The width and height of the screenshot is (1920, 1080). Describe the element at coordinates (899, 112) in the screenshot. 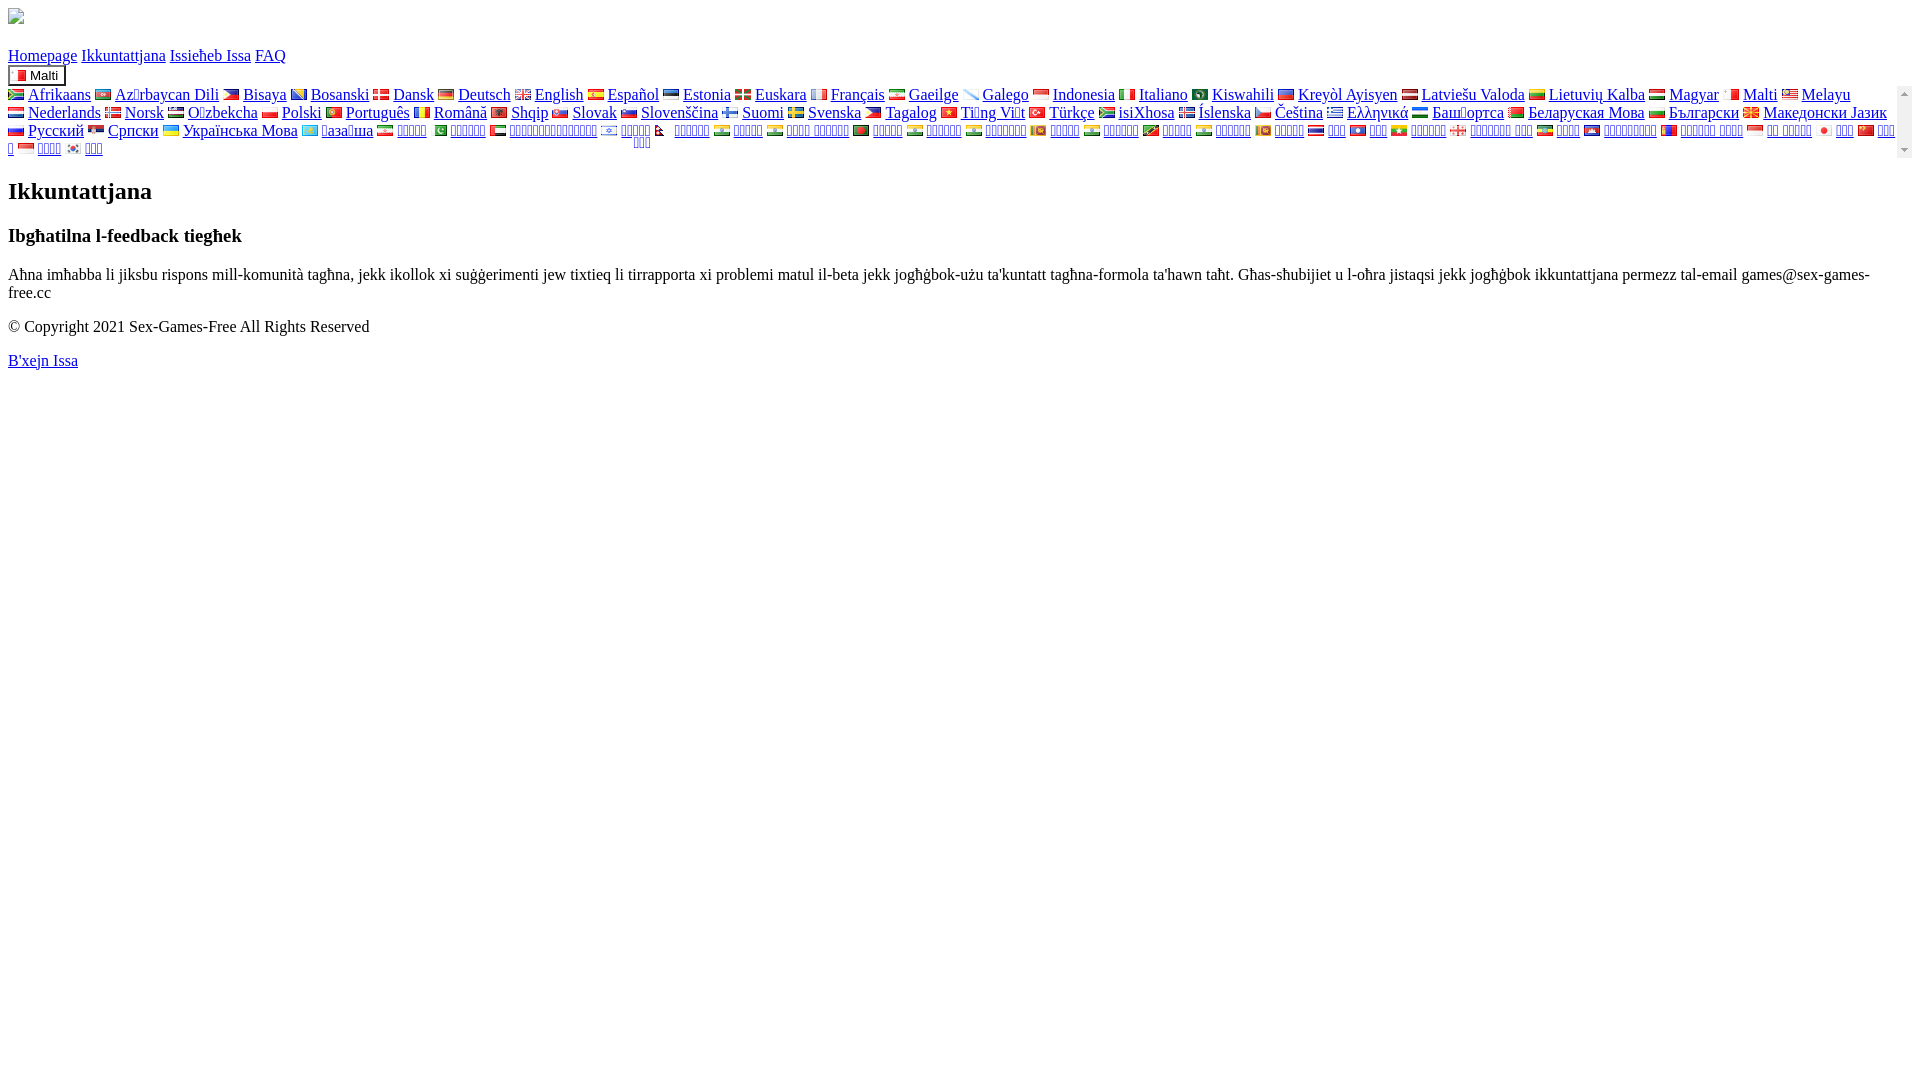

I see `'Tagalog'` at that location.